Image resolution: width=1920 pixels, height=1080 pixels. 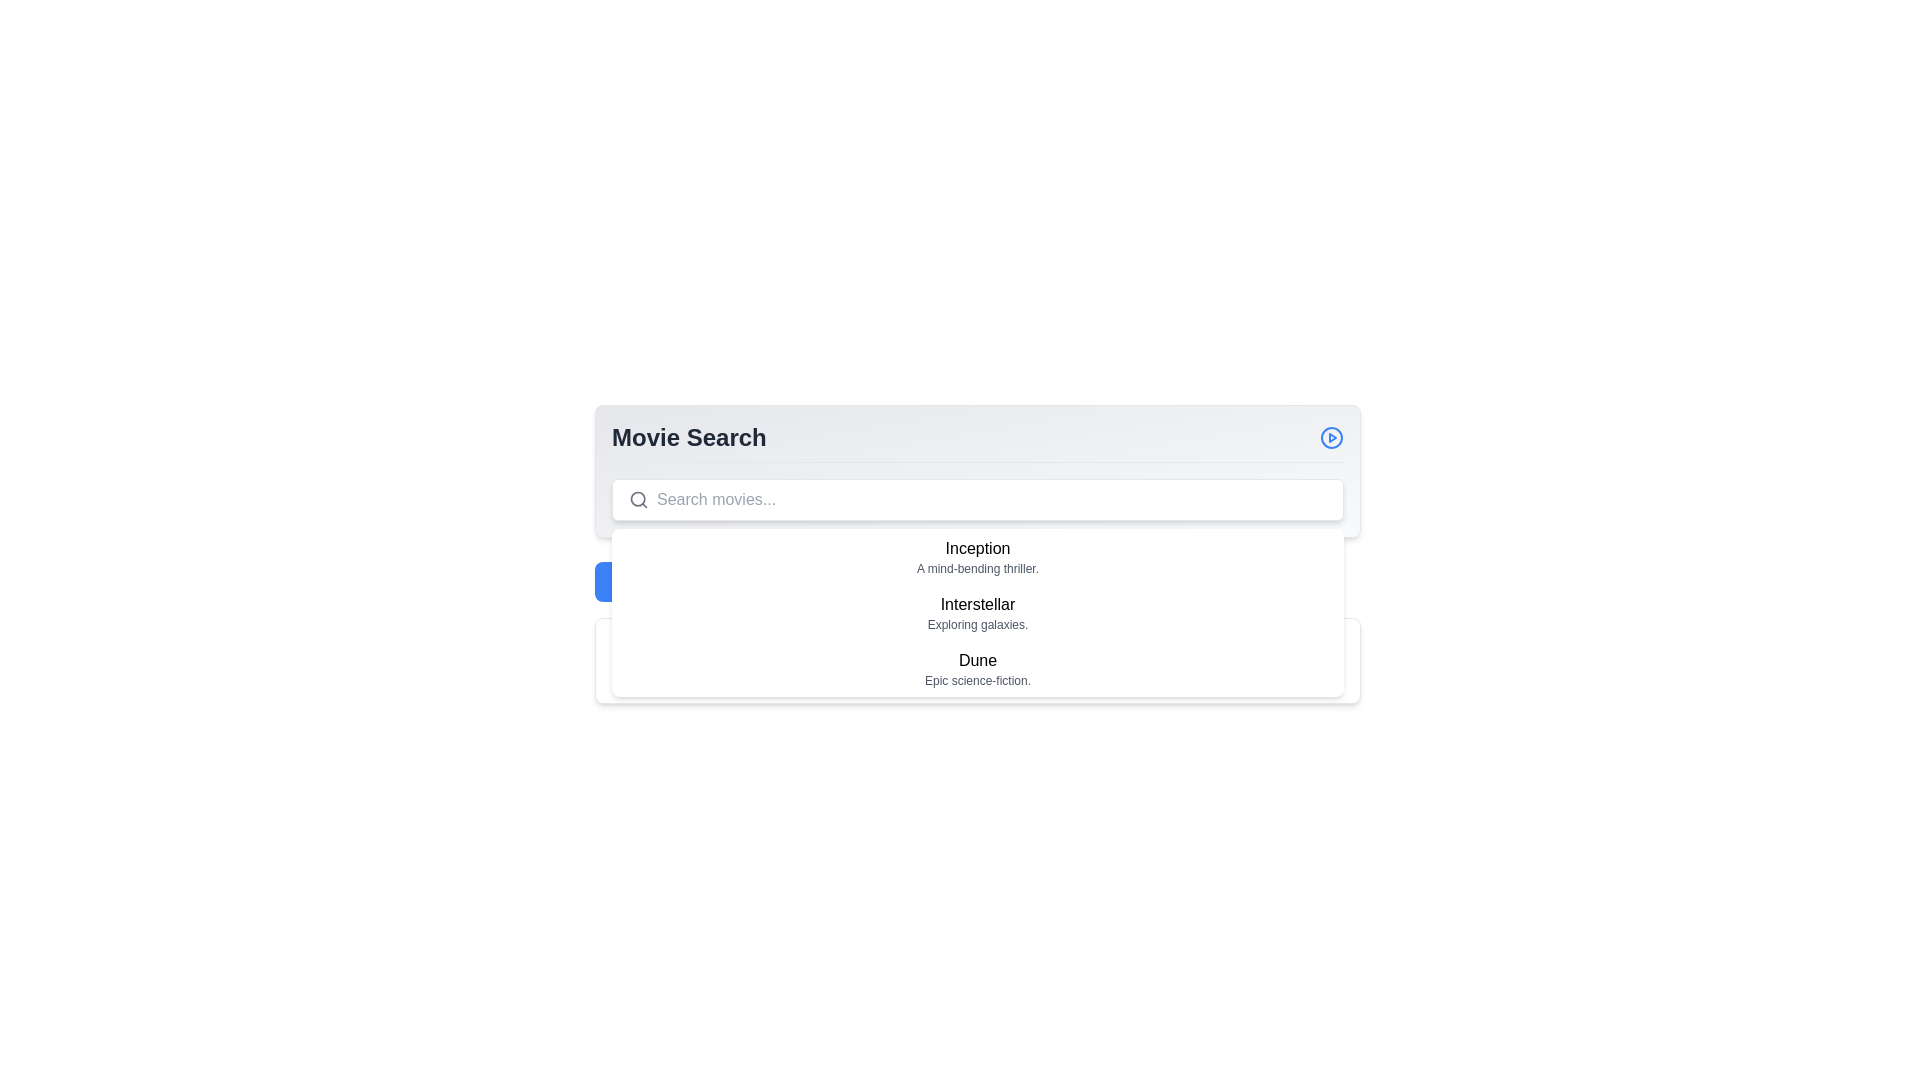 I want to click on the 'Interstellar' dropdown option, which is the second entry, so click(x=978, y=612).